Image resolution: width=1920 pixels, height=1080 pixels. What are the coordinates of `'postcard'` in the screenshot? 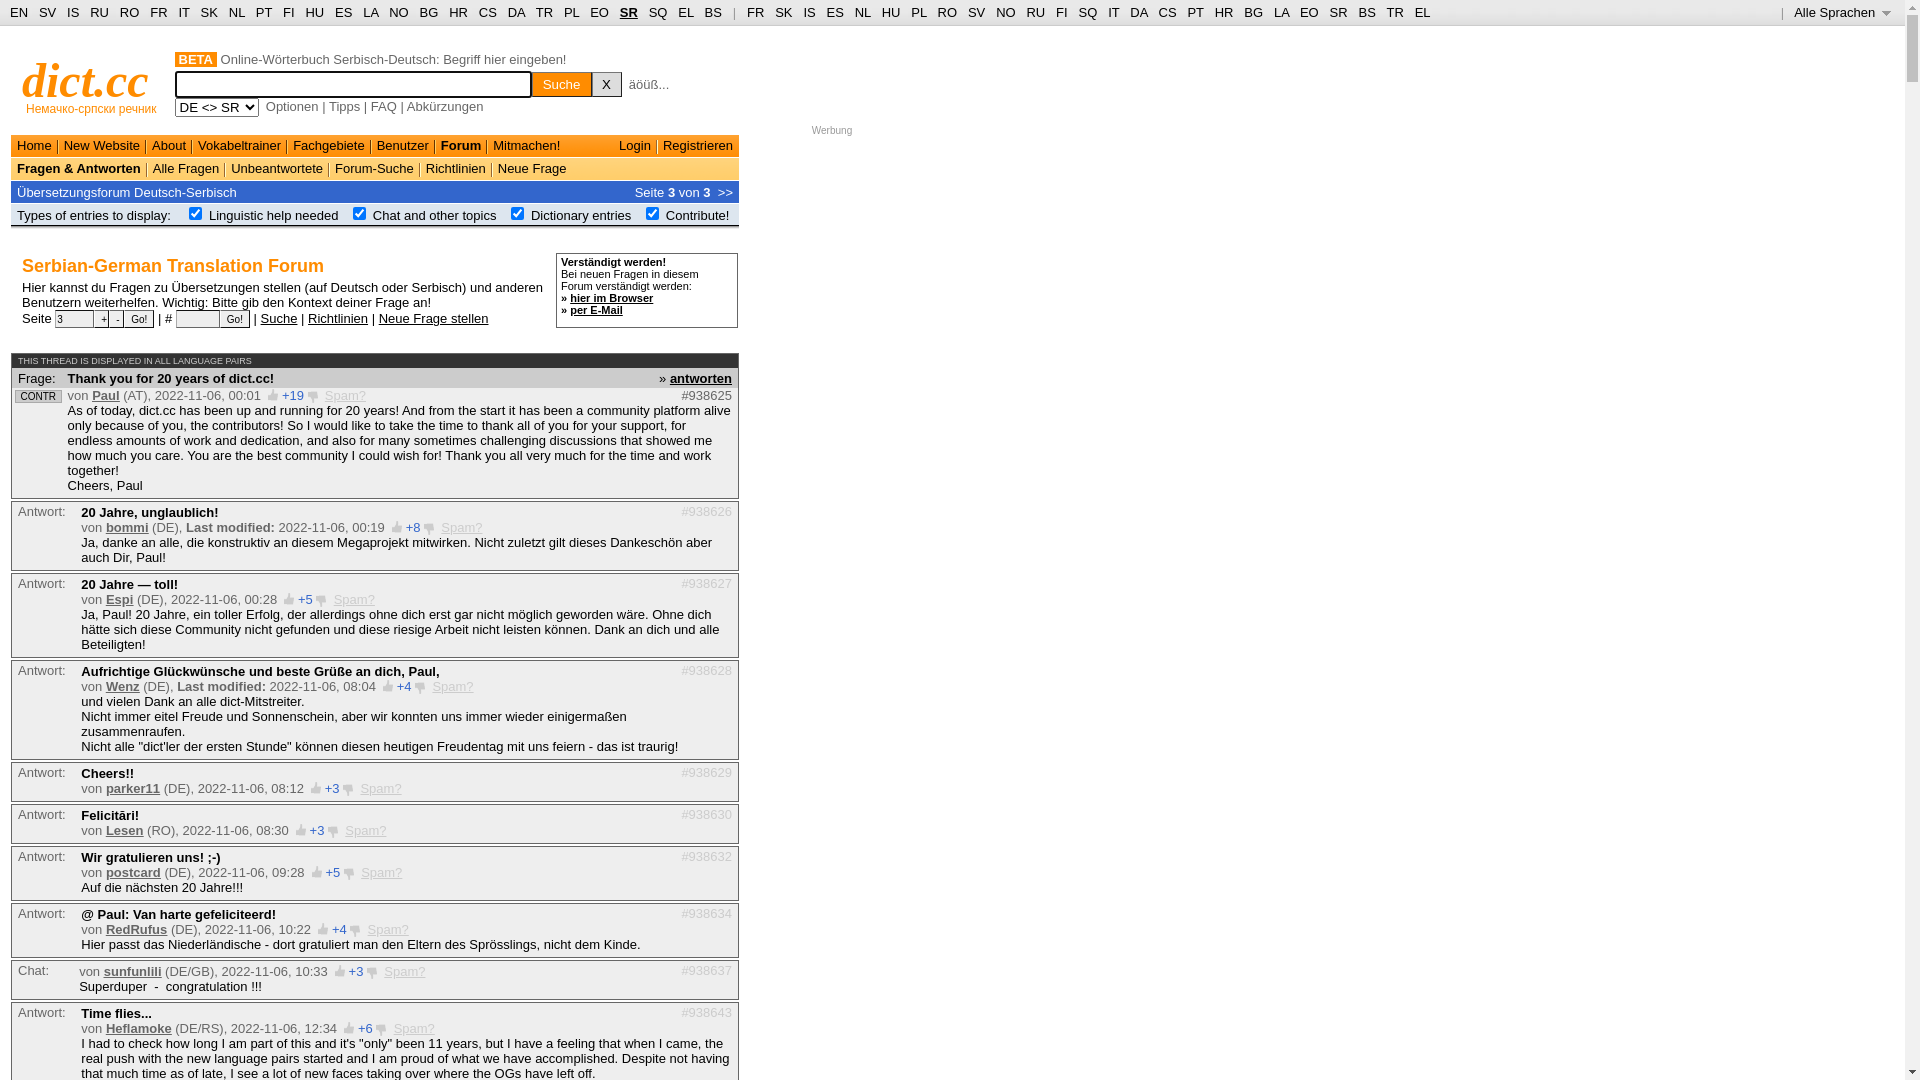 It's located at (132, 871).